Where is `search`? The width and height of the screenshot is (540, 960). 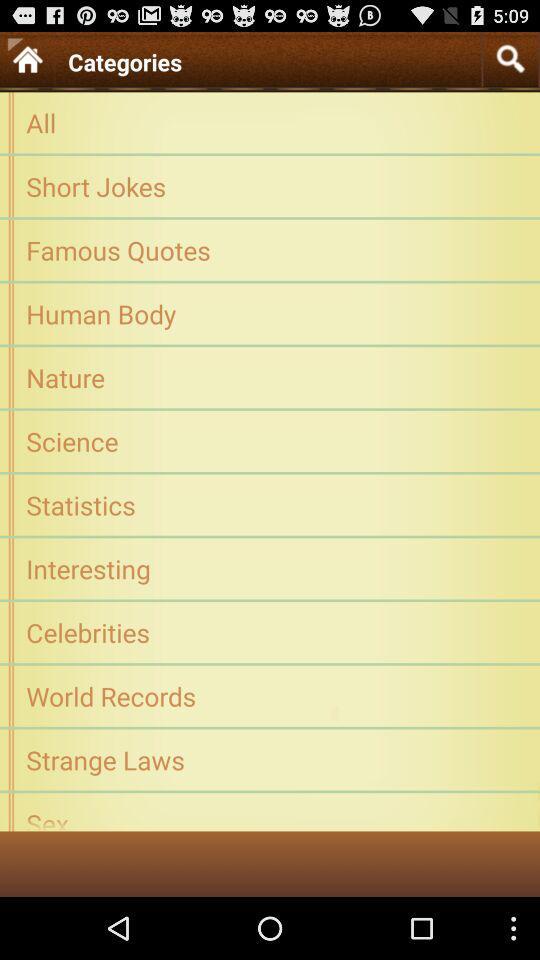 search is located at coordinates (510, 58).